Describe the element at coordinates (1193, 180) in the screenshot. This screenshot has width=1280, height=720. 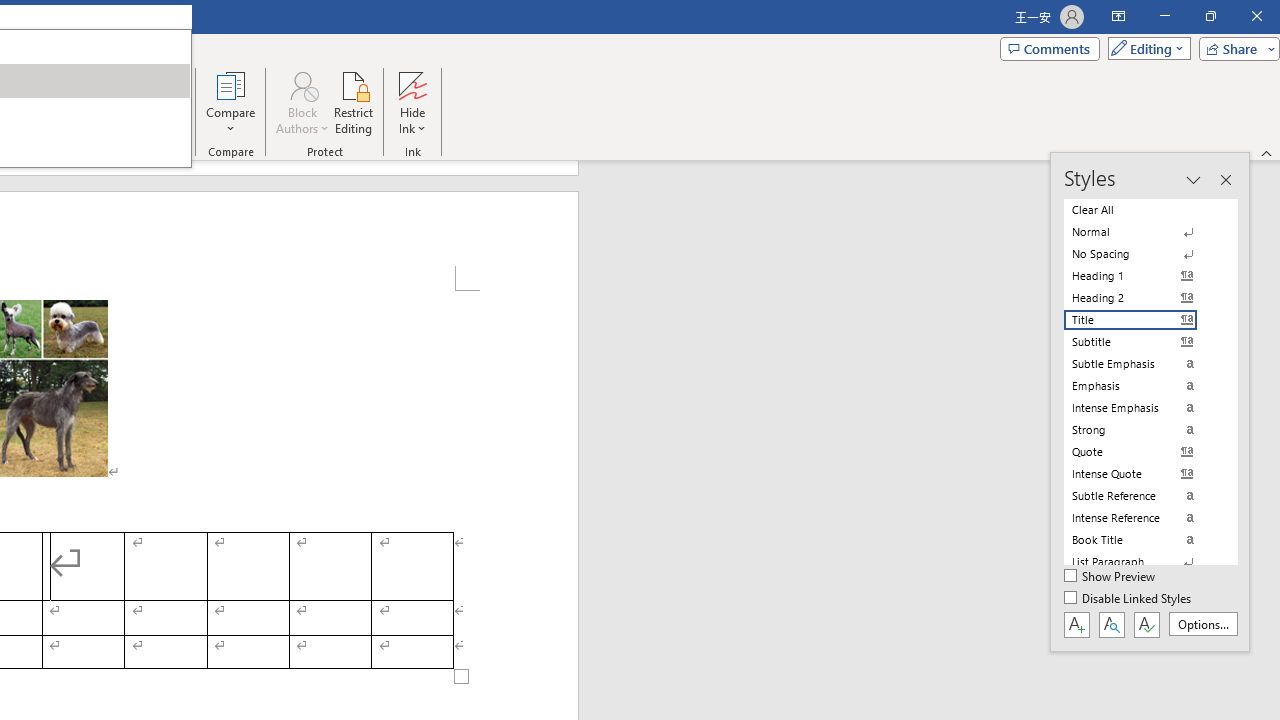
I see `'Task Pane Options'` at that location.